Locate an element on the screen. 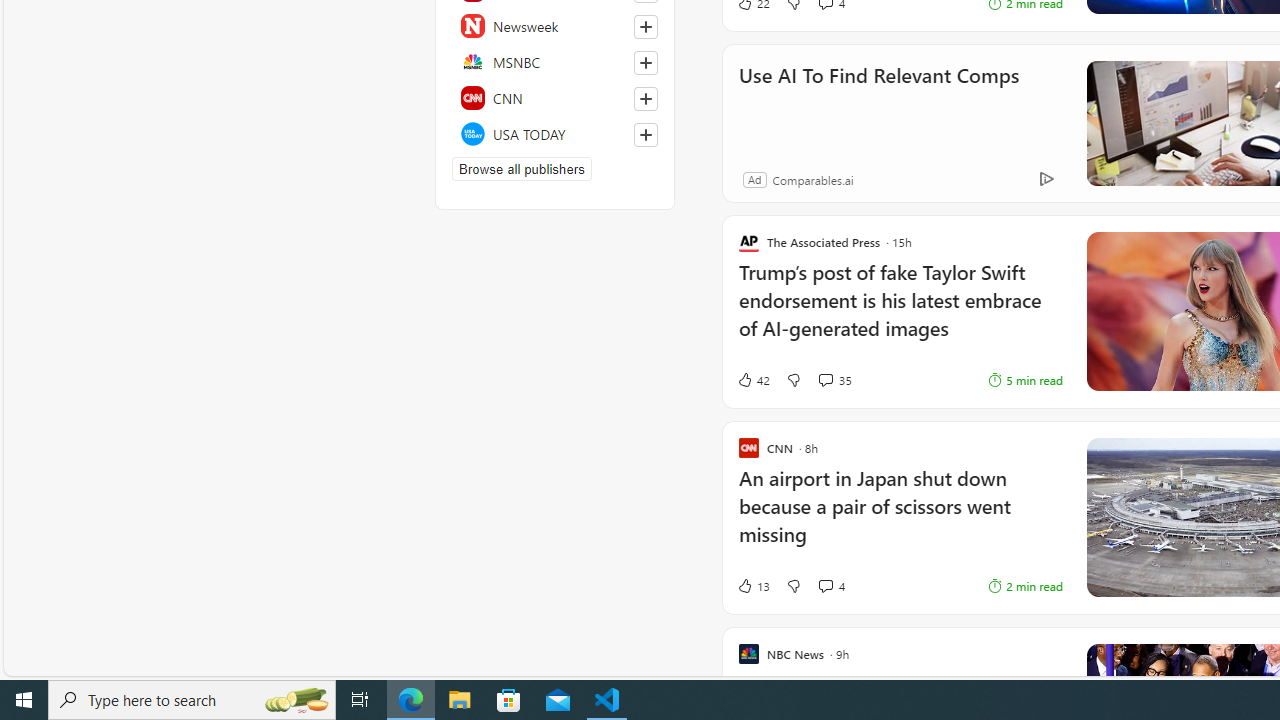  'Browse all publishers' is located at coordinates (521, 167).